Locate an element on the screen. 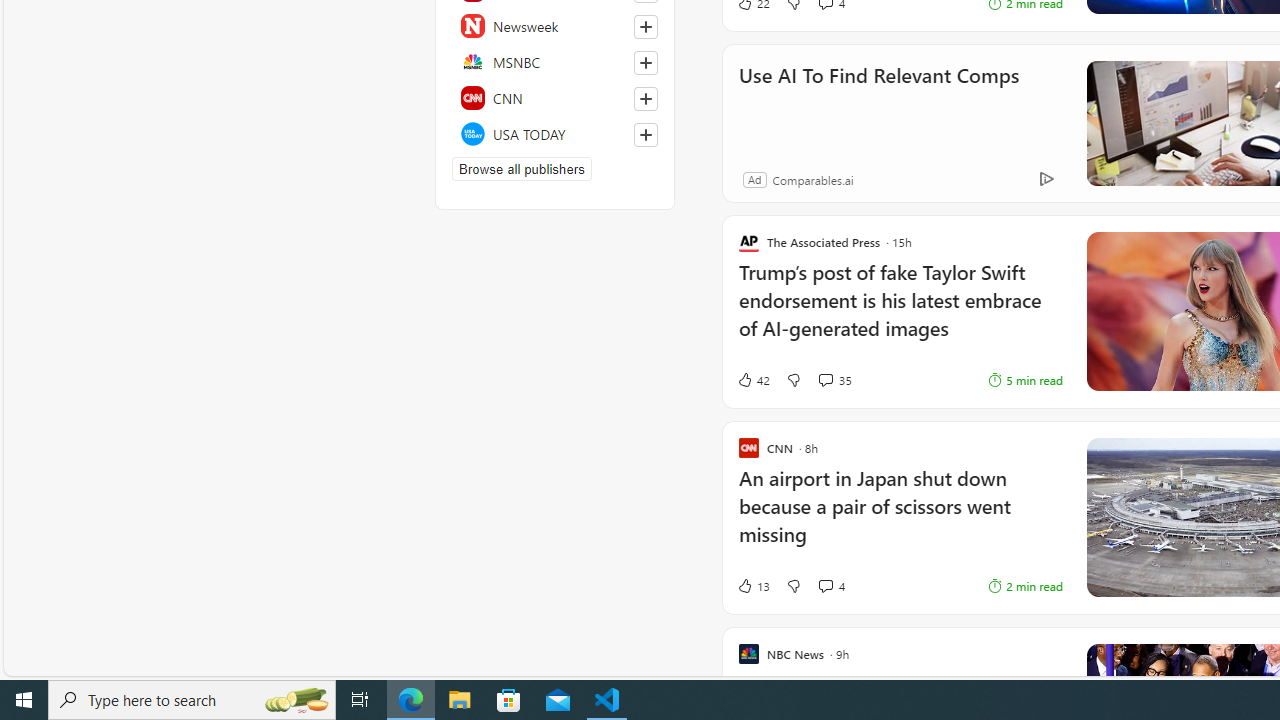  'Browse all publishers' is located at coordinates (521, 167).